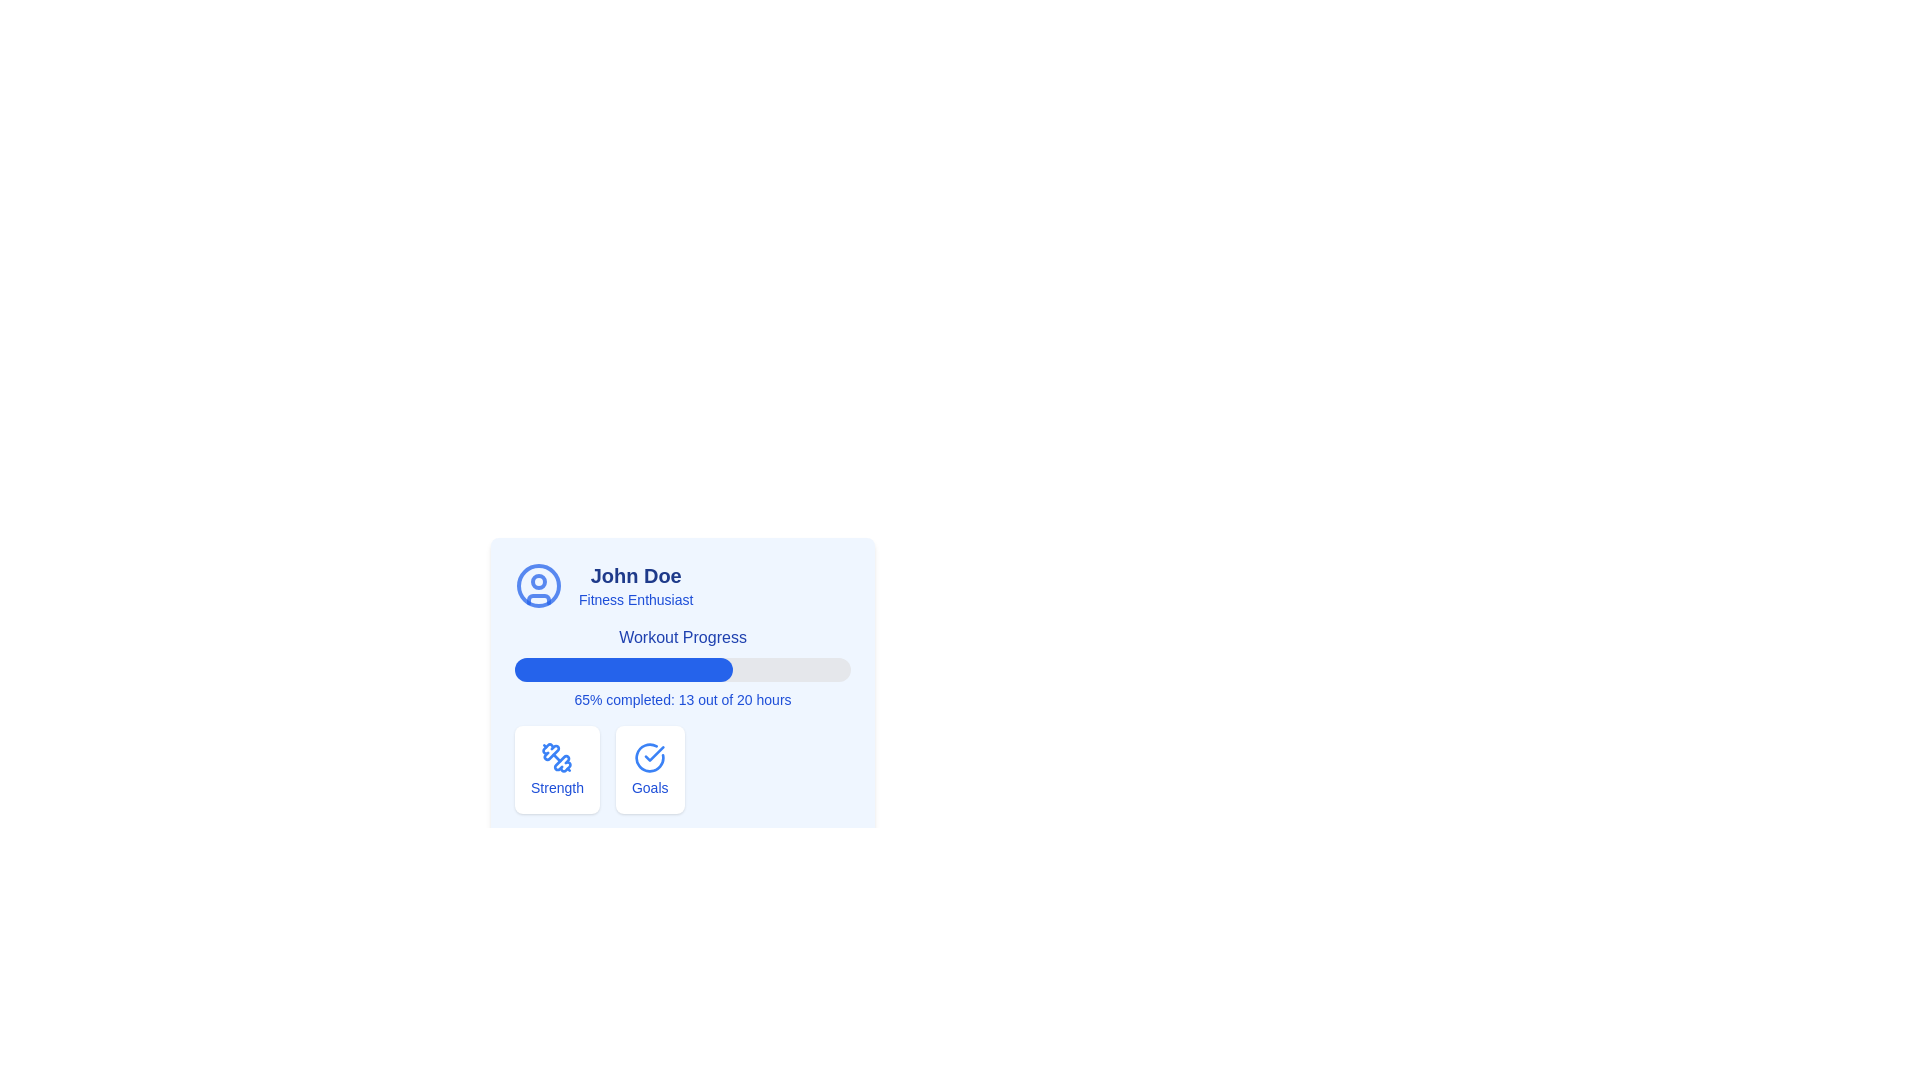  Describe the element at coordinates (682, 671) in the screenshot. I see `the progress information displayed on the blue and grey progress bar indicating workout achievement, which is located centrally below the 'Workout Progress' text and above '65% completed: 13 out of 20 hours'` at that location.